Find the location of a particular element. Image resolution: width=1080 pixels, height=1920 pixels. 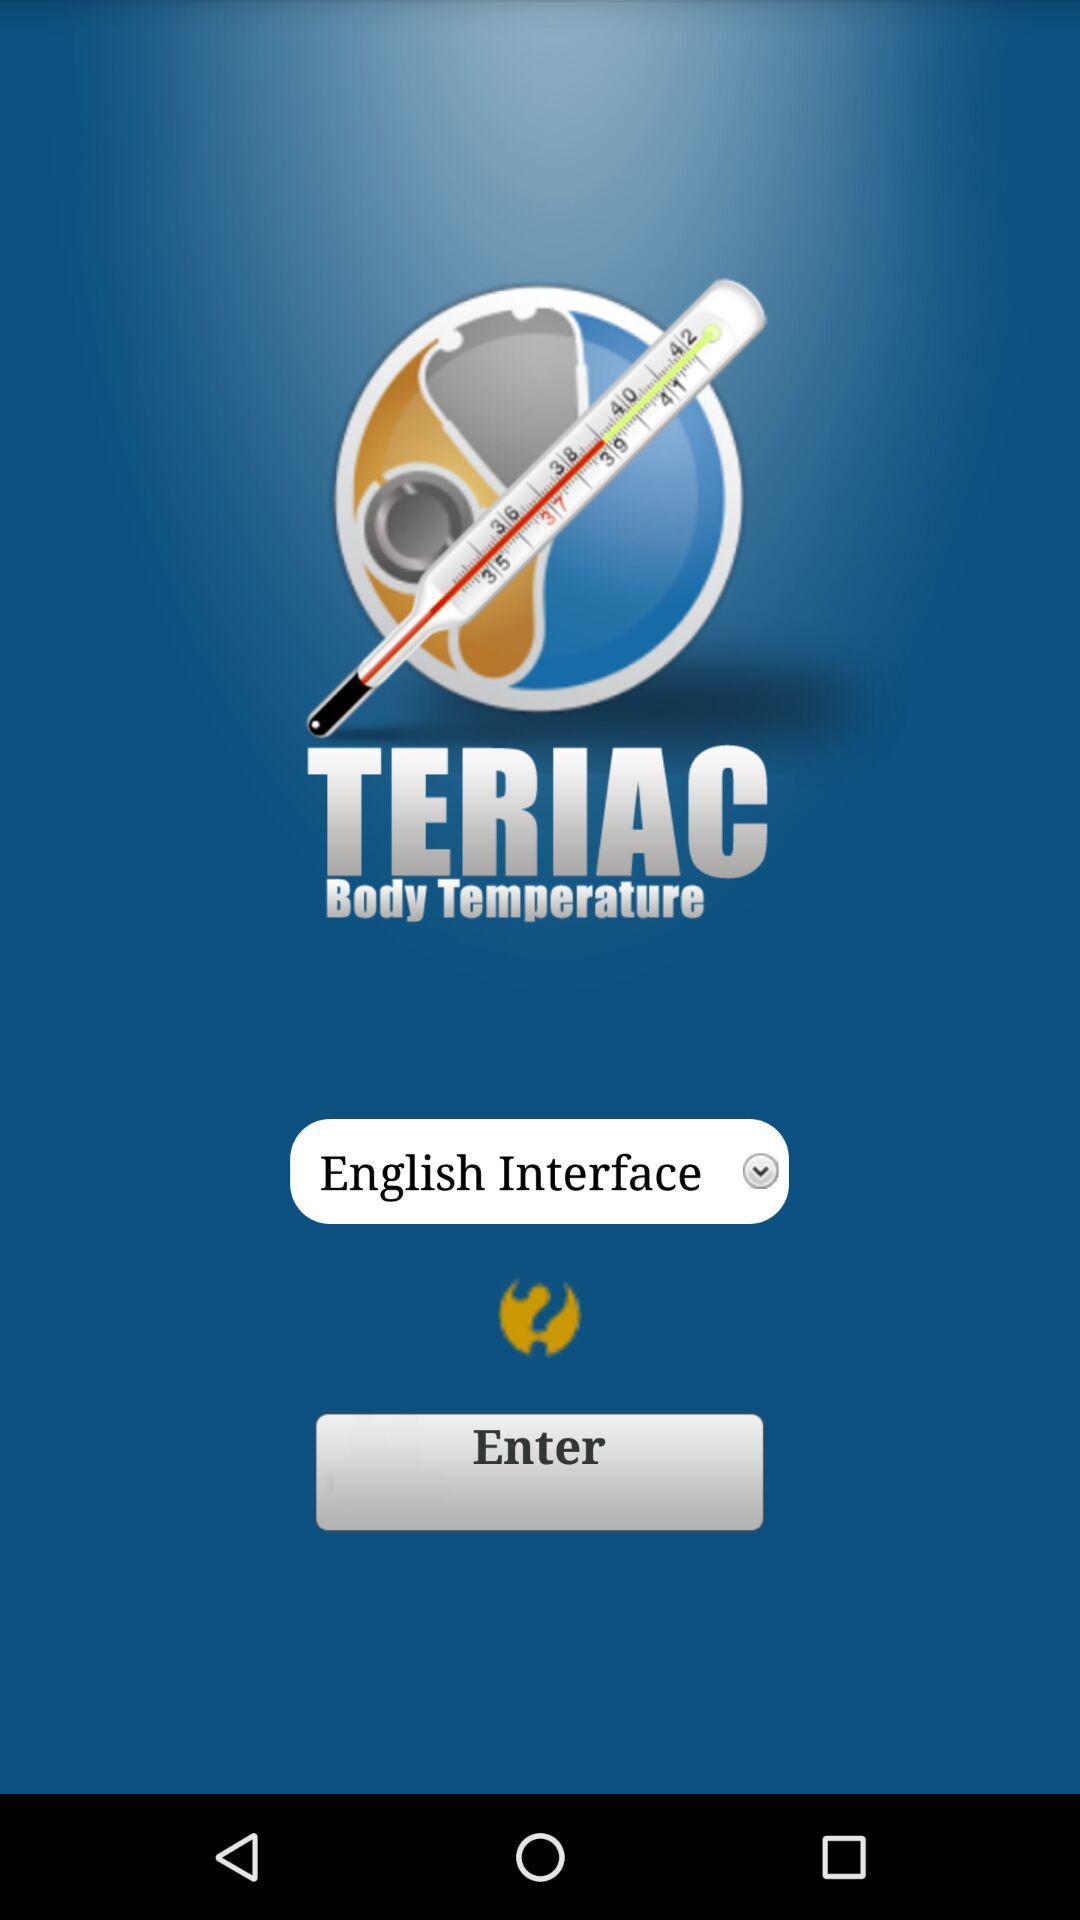

go forward enter is located at coordinates (538, 1472).